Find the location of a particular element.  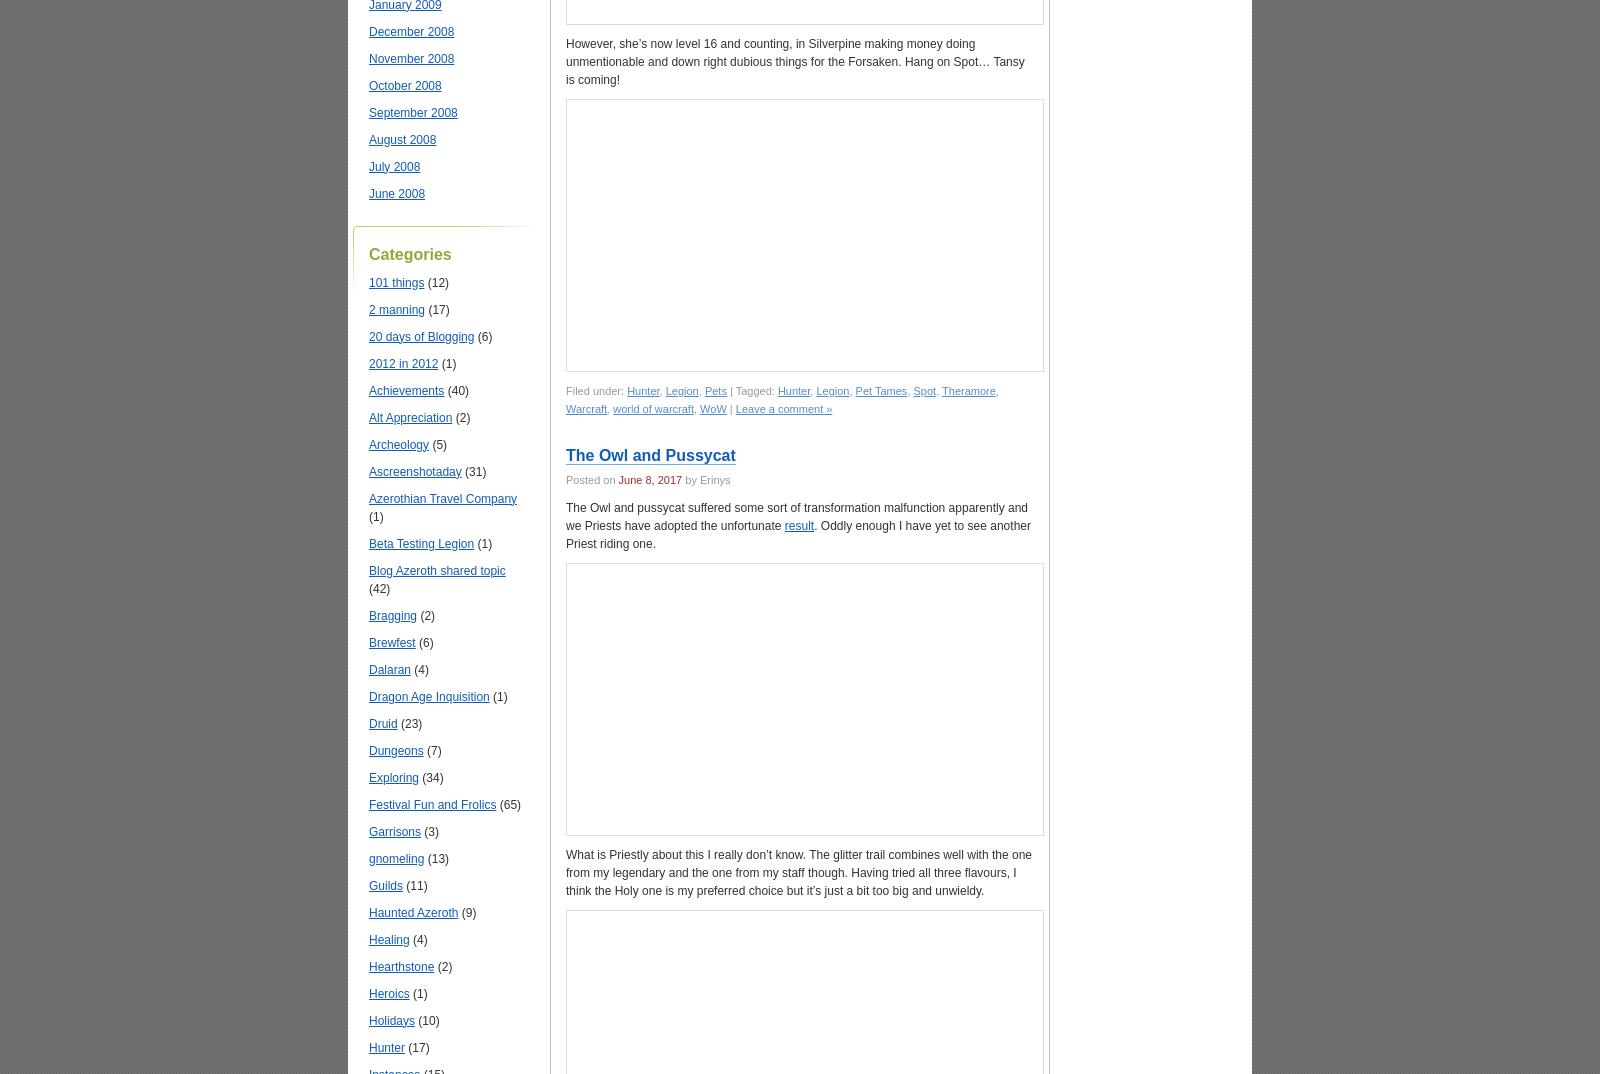

'Heroics' is located at coordinates (368, 992).